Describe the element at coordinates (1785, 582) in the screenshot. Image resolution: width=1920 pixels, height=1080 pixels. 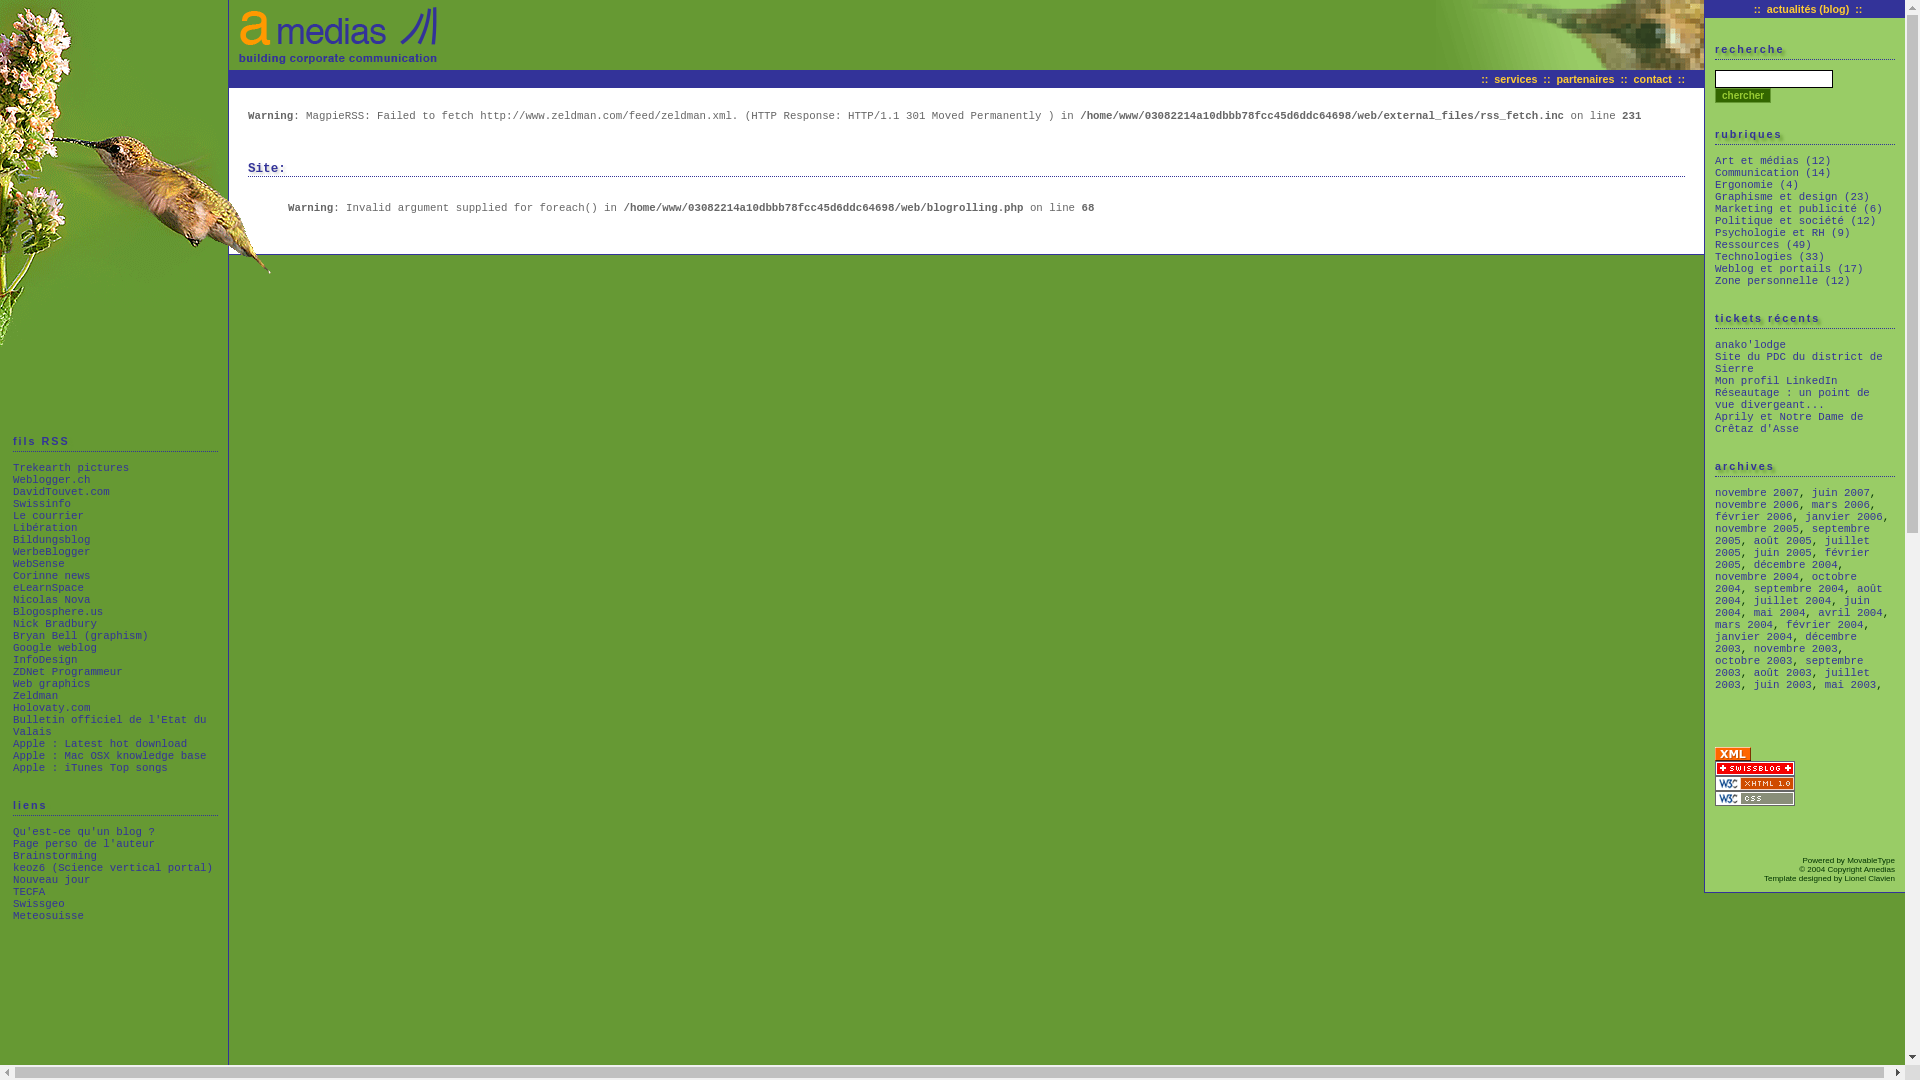
I see `'octobre 2004'` at that location.